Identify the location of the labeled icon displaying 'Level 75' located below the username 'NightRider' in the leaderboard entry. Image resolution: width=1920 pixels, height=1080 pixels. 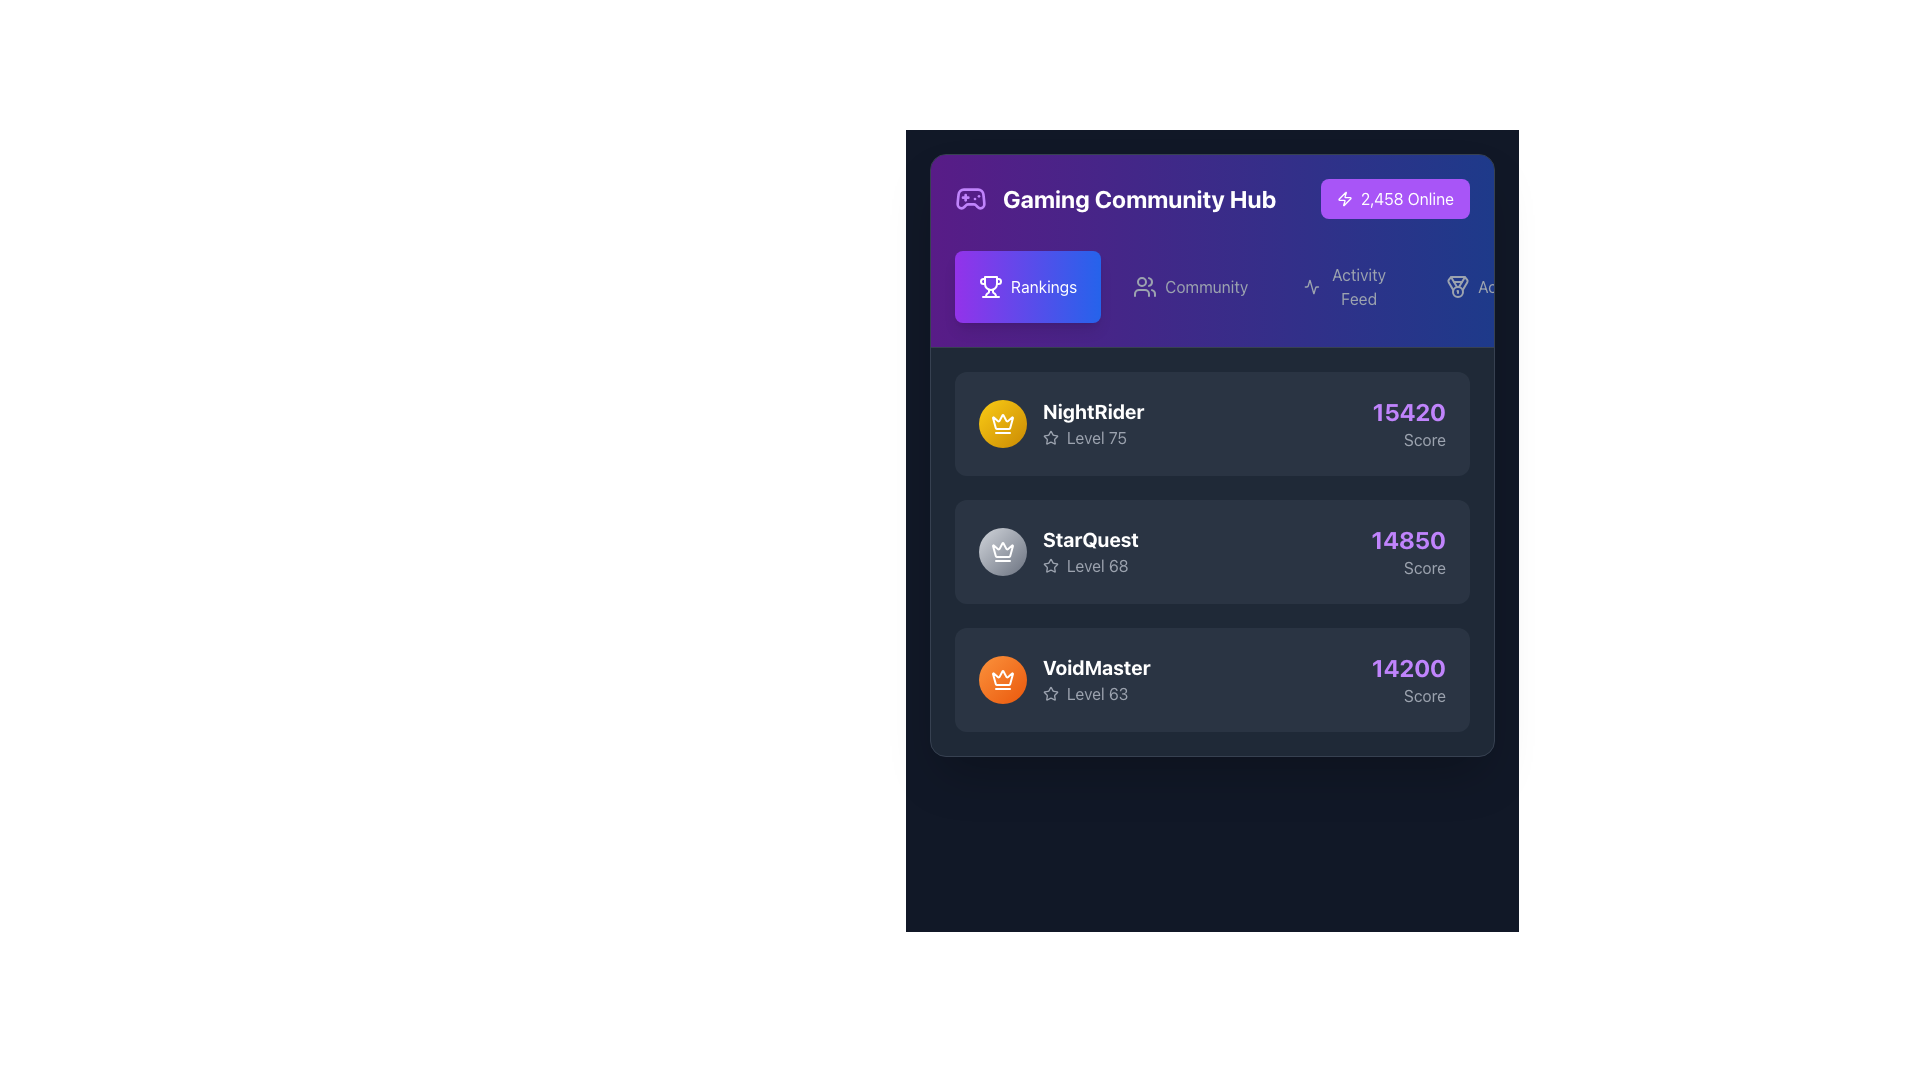
(1092, 437).